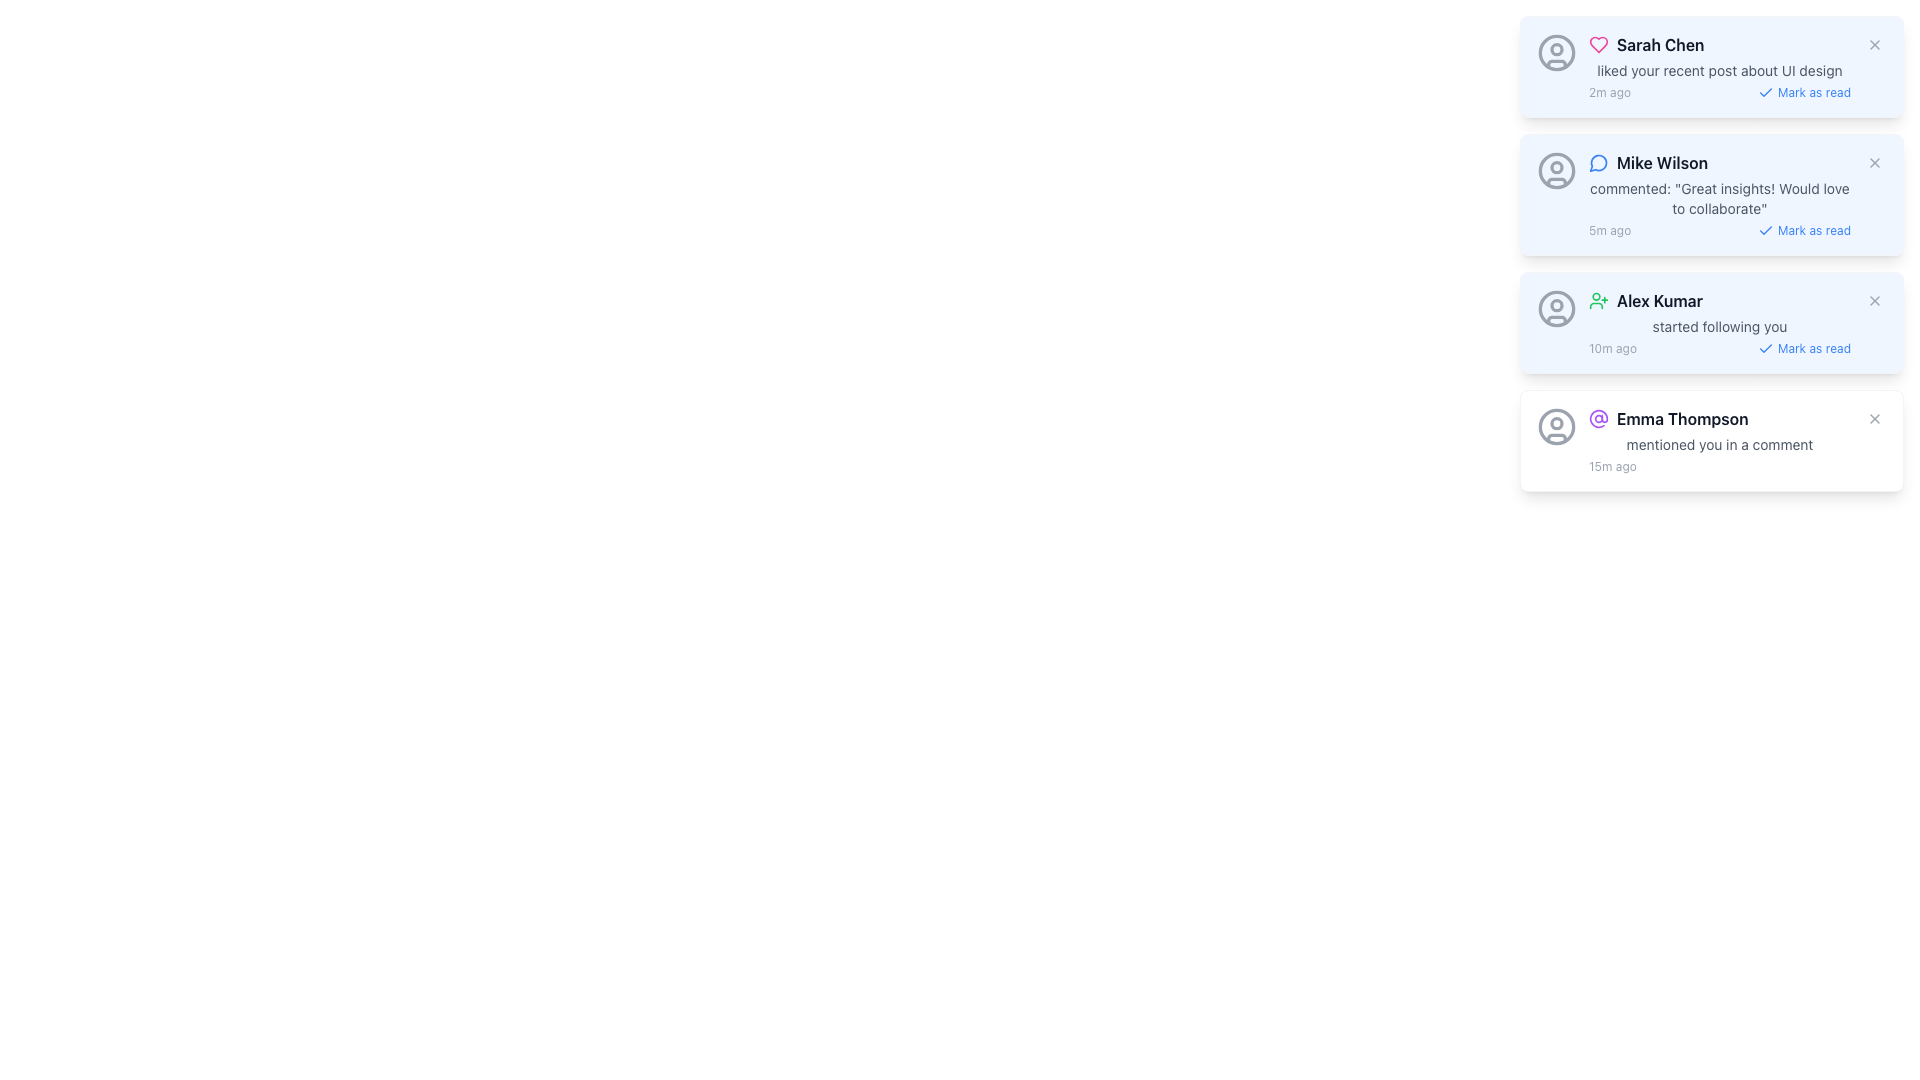 This screenshot has width=1920, height=1080. I want to click on the 'Mark as read' interactive text button with a check mark icon located in the notification card about 'Sarah Chen' to mark the notification as read, so click(1804, 92).